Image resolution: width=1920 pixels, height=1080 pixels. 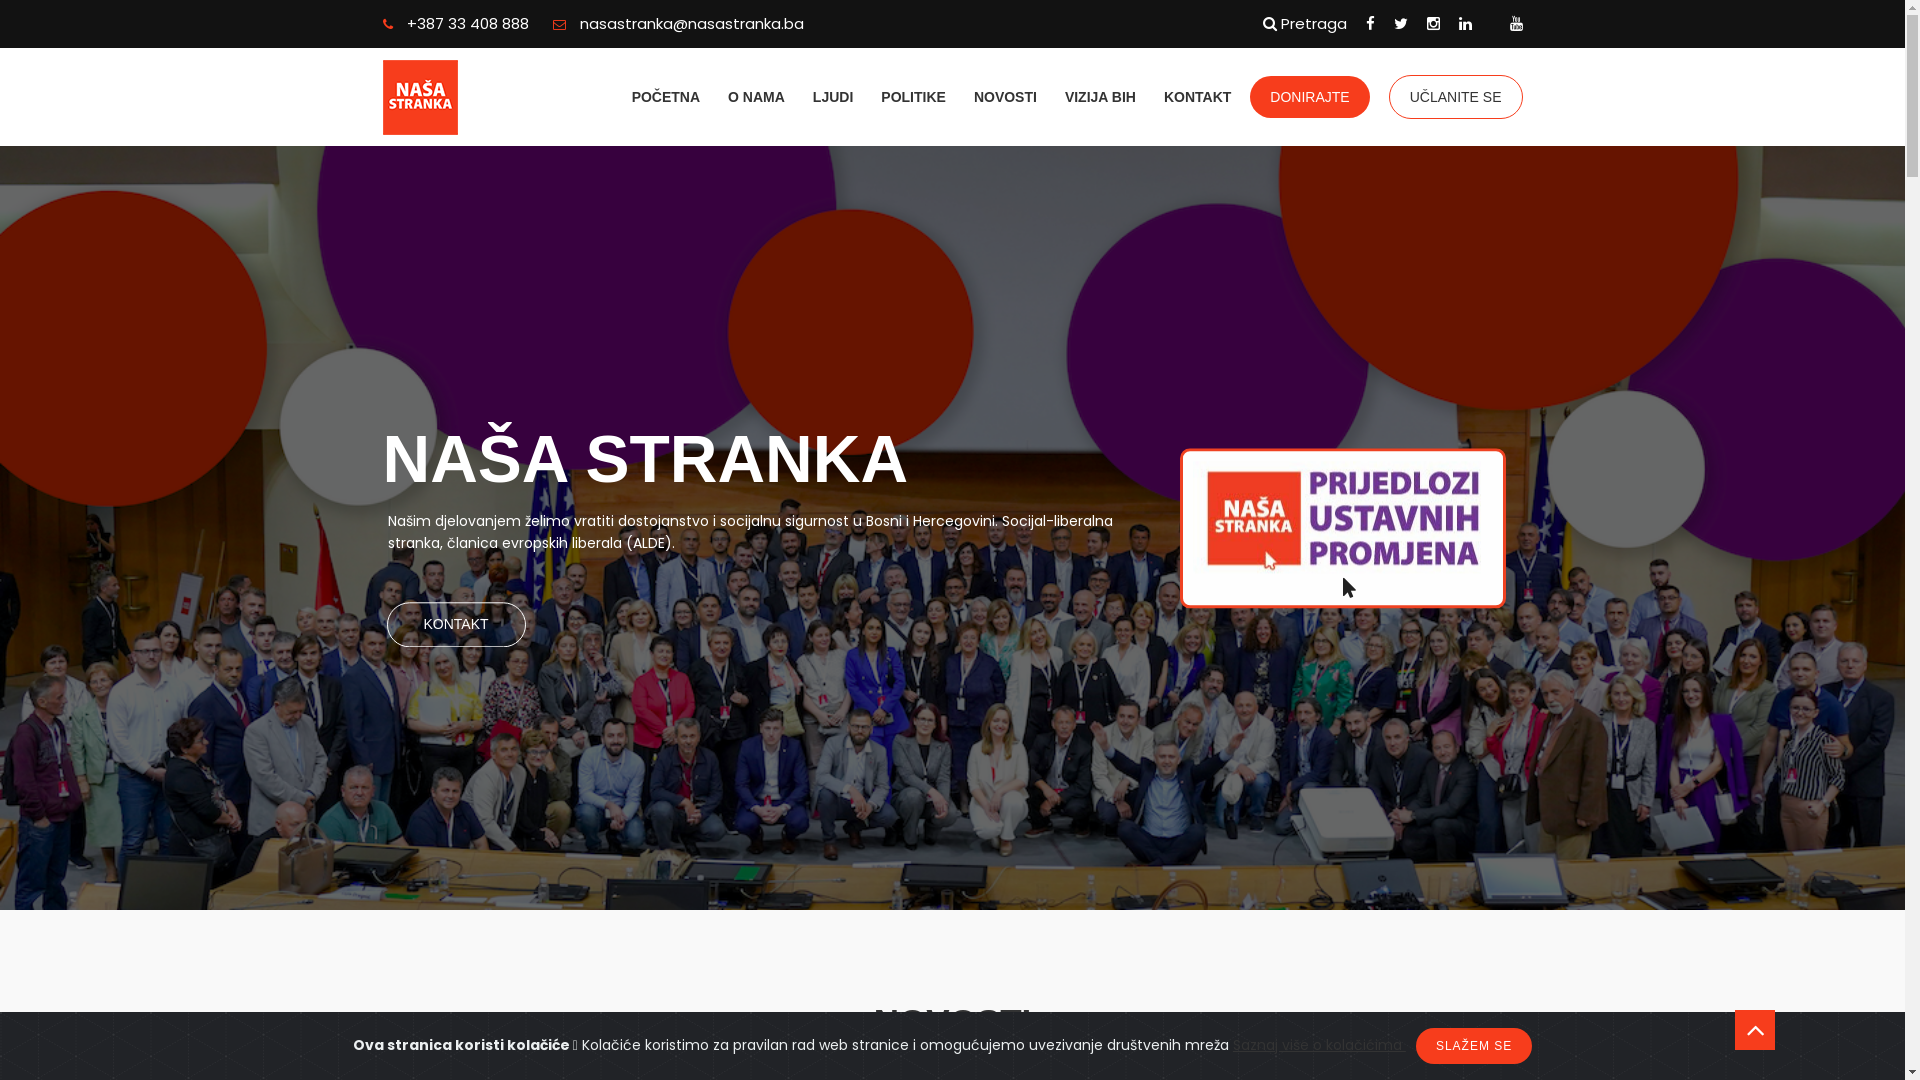 I want to click on 'LJUDI', so click(x=833, y=96).